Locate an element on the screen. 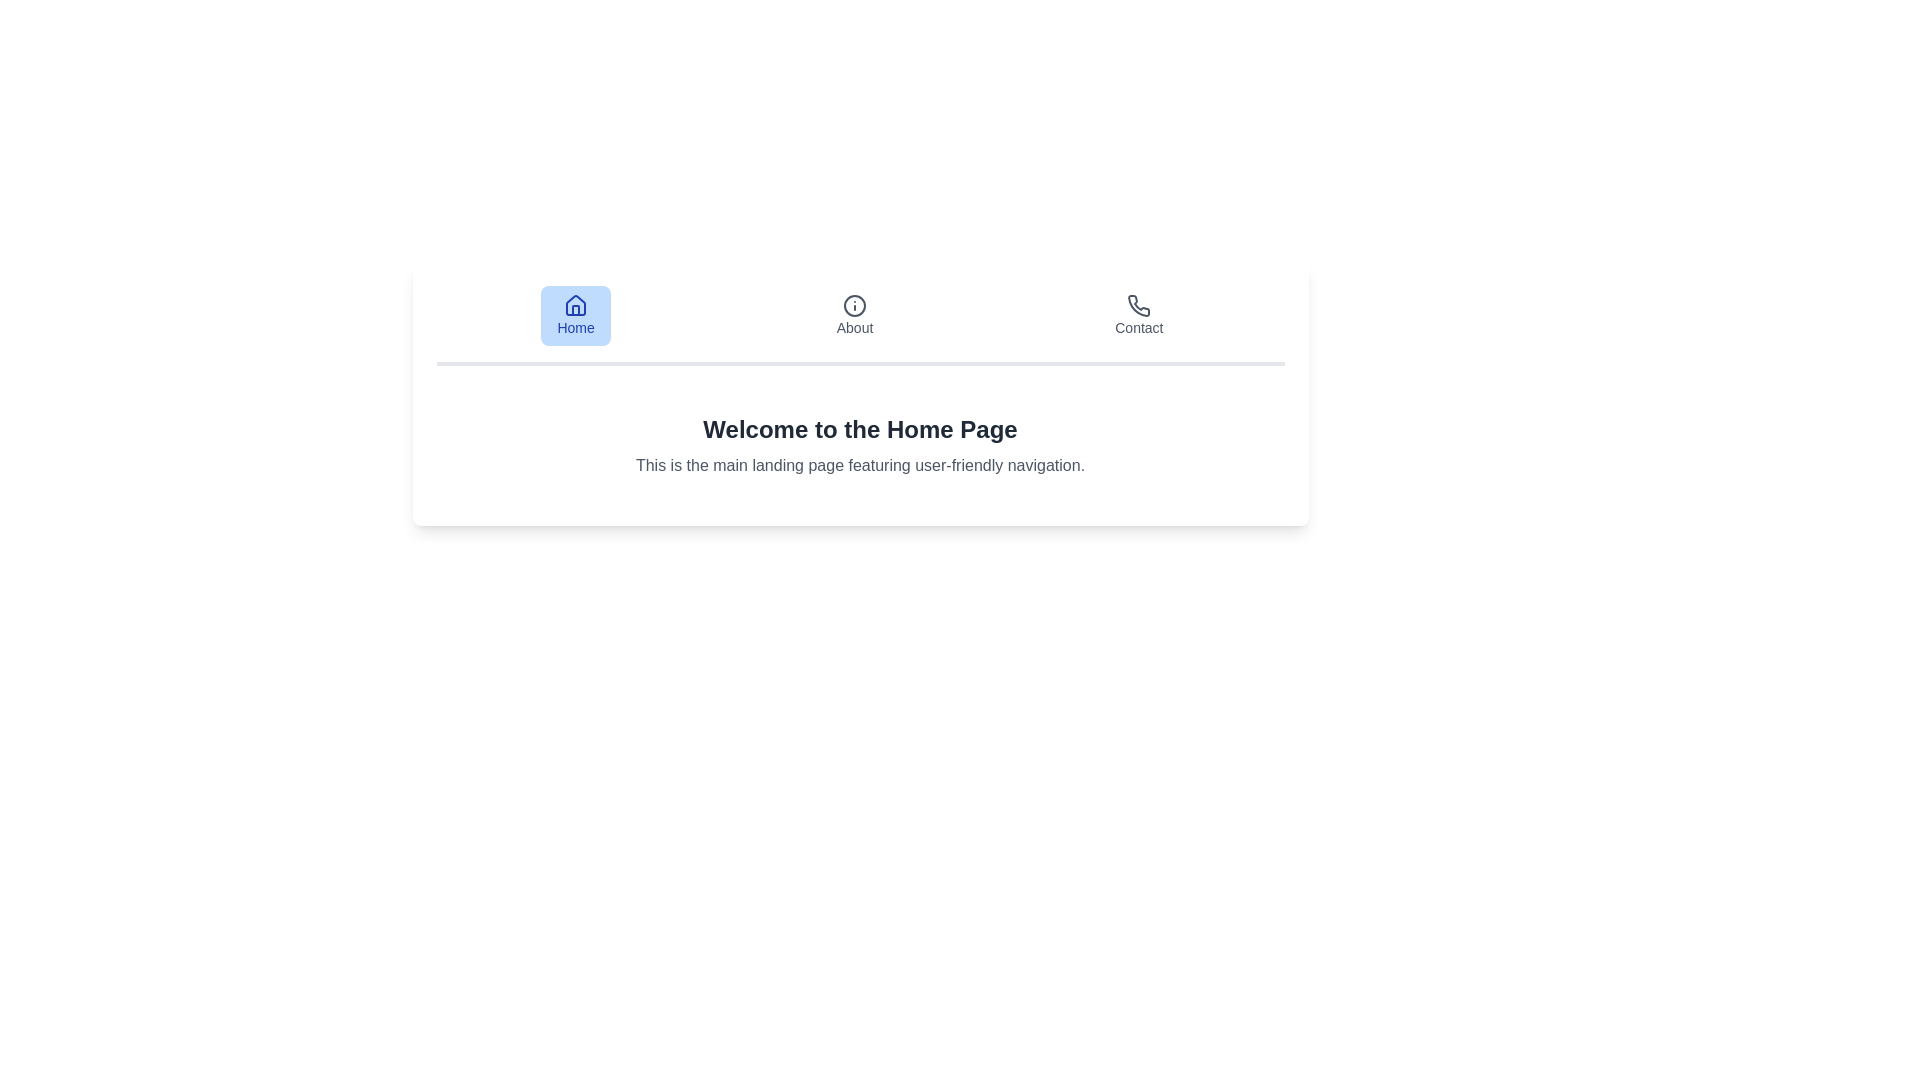  the Home tab to observe its style change is located at coordinates (575, 315).